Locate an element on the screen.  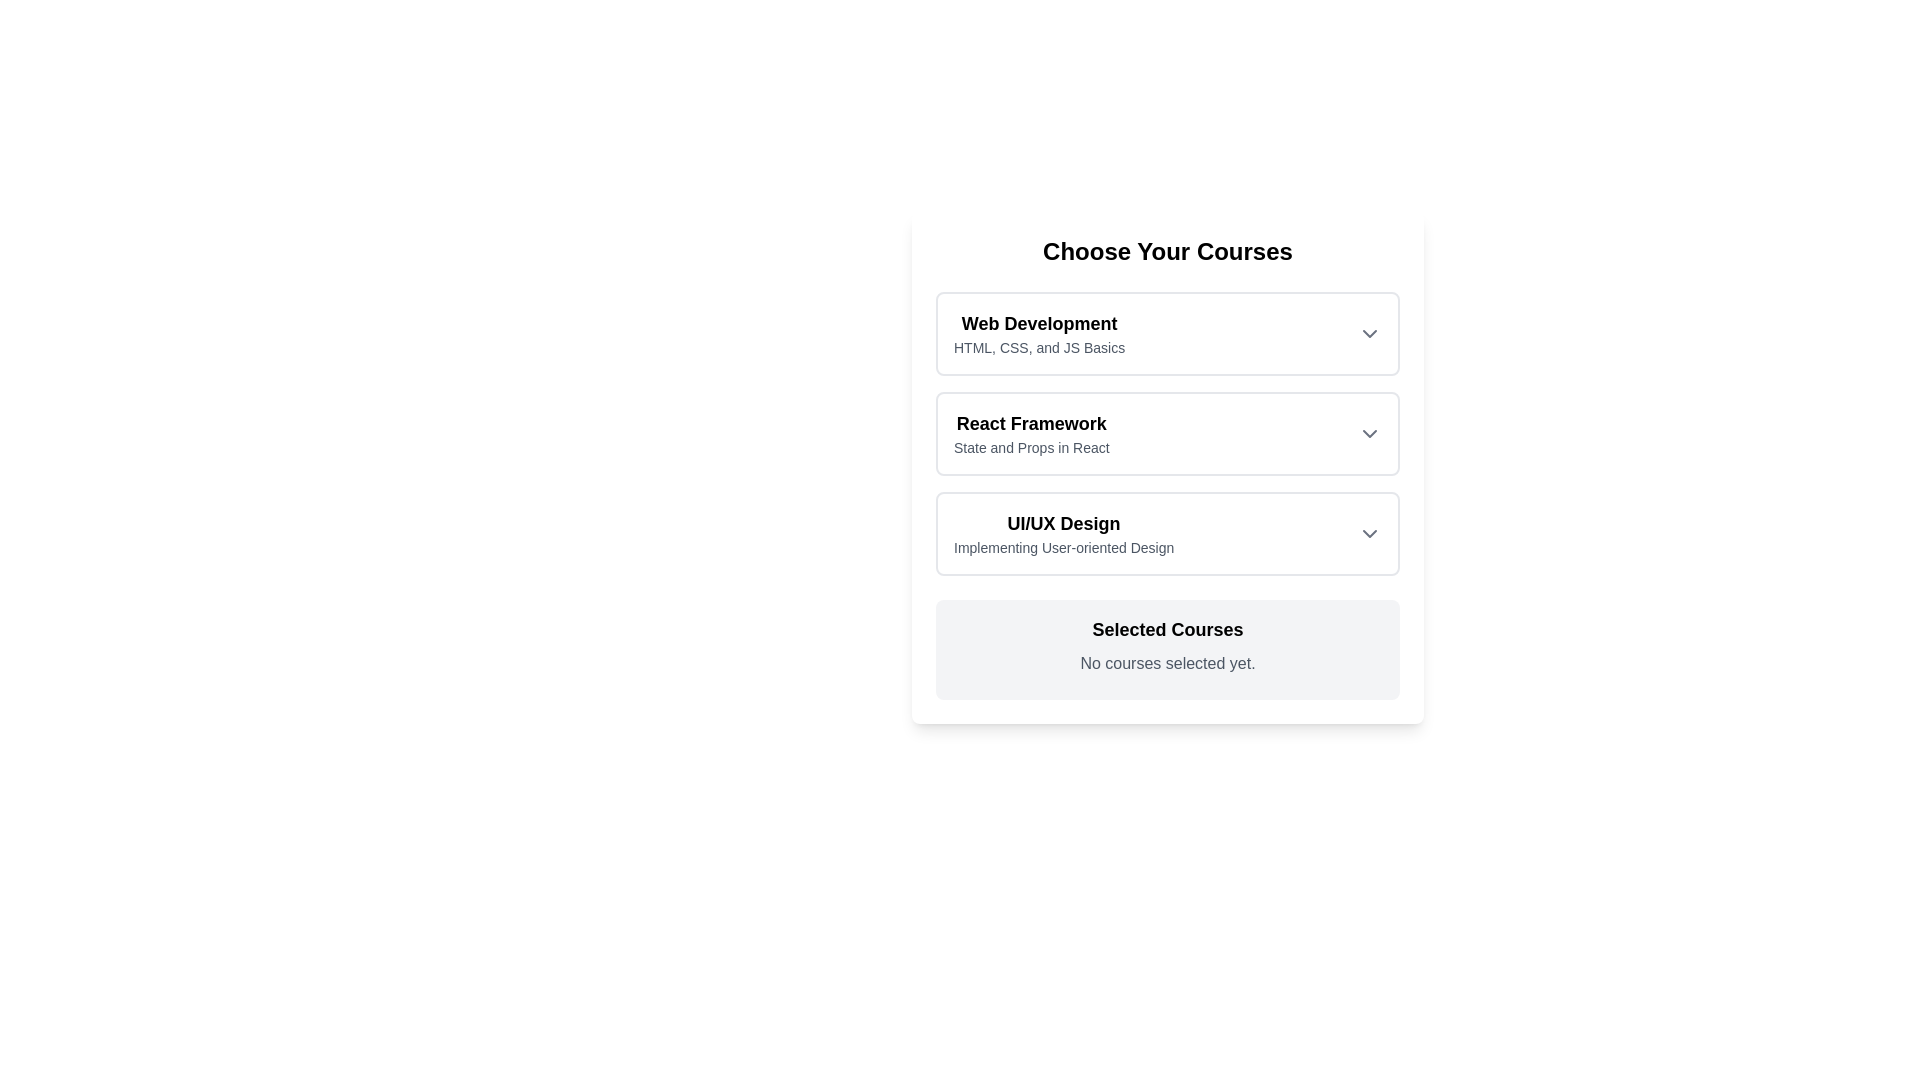
the collapsible list item titled 'UI/UX Design' which contains the description 'Implementing User-oriented Design'. This item is the third in the list of course options, positioned below 'React Framework' is located at coordinates (1167, 532).